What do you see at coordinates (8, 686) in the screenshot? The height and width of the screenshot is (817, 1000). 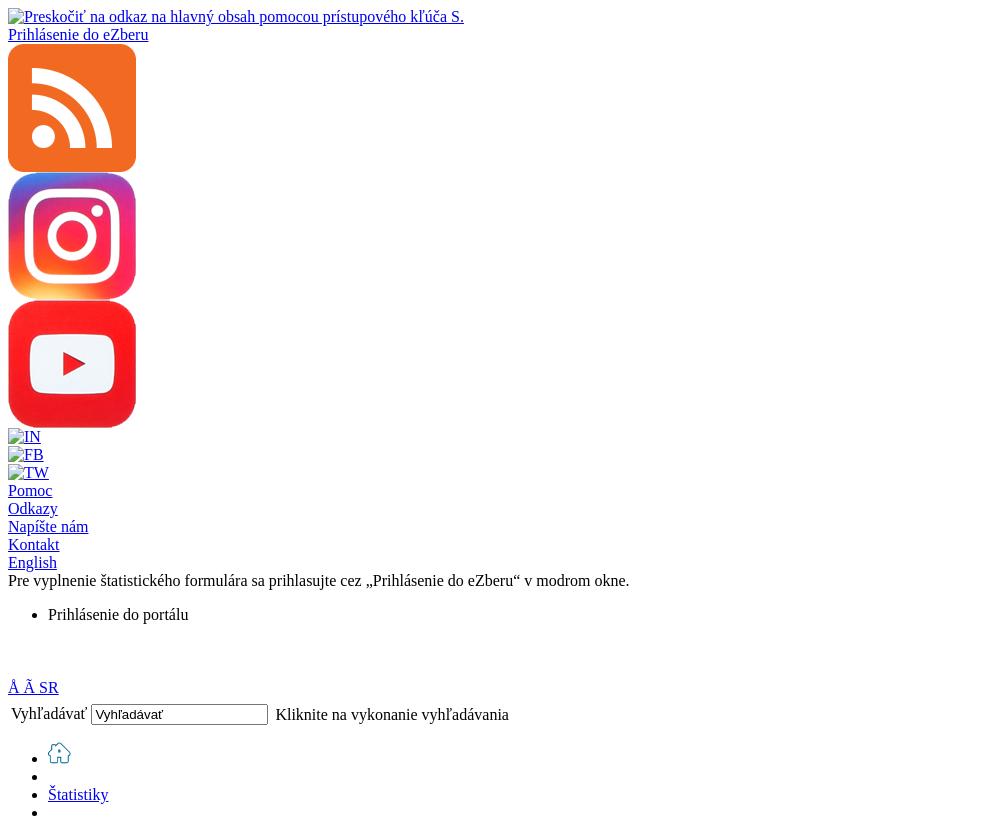 I see `'Å Ã SR'` at bounding box center [8, 686].